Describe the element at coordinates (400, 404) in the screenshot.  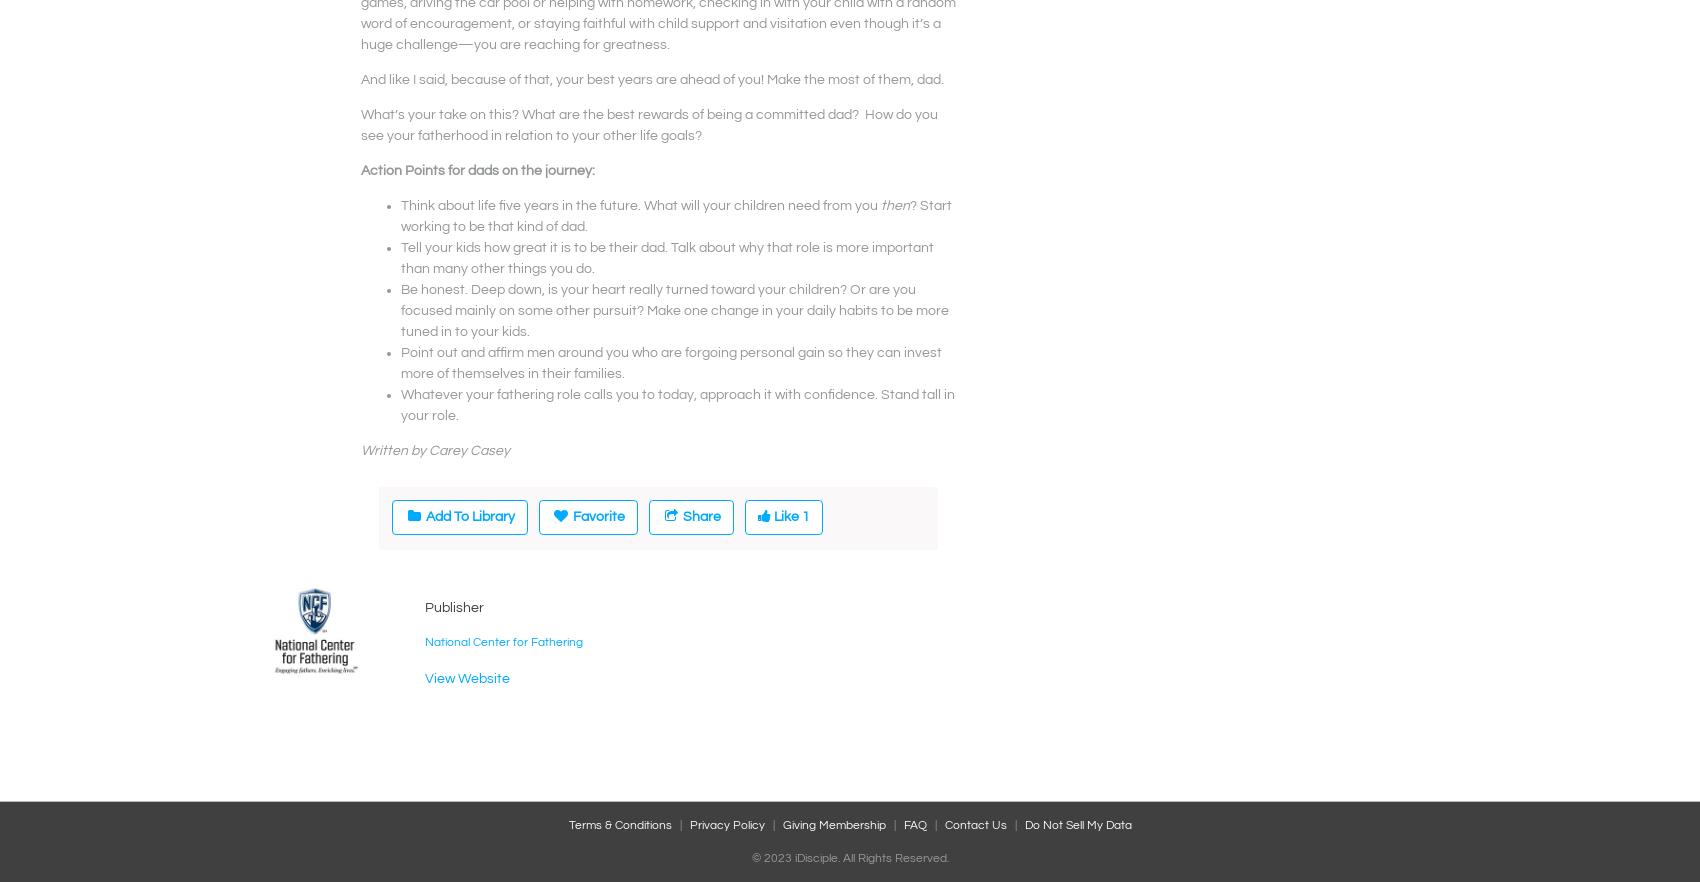
I see `'Whatever your fathering role calls you to today, approach it with confidence. Stand tall in your role.'` at that location.